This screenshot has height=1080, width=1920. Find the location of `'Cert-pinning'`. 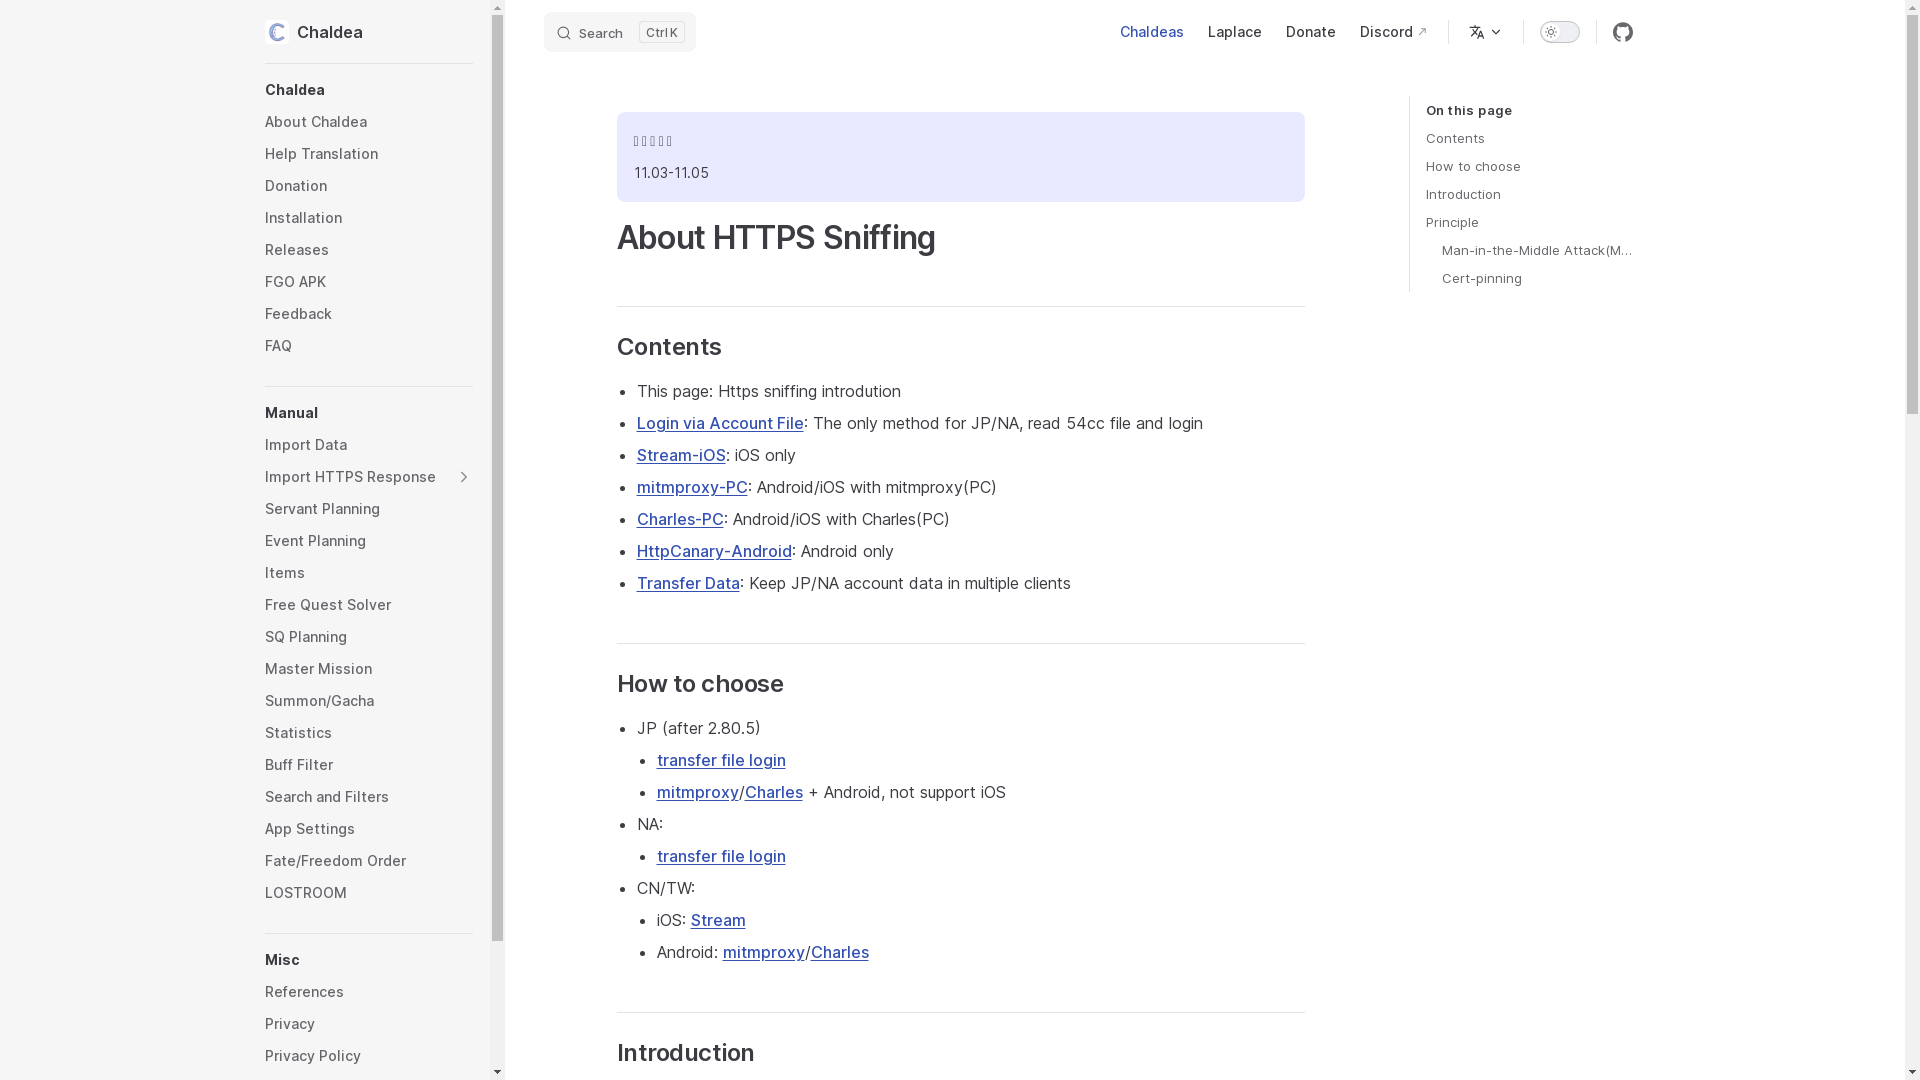

'Cert-pinning' is located at coordinates (1536, 277).